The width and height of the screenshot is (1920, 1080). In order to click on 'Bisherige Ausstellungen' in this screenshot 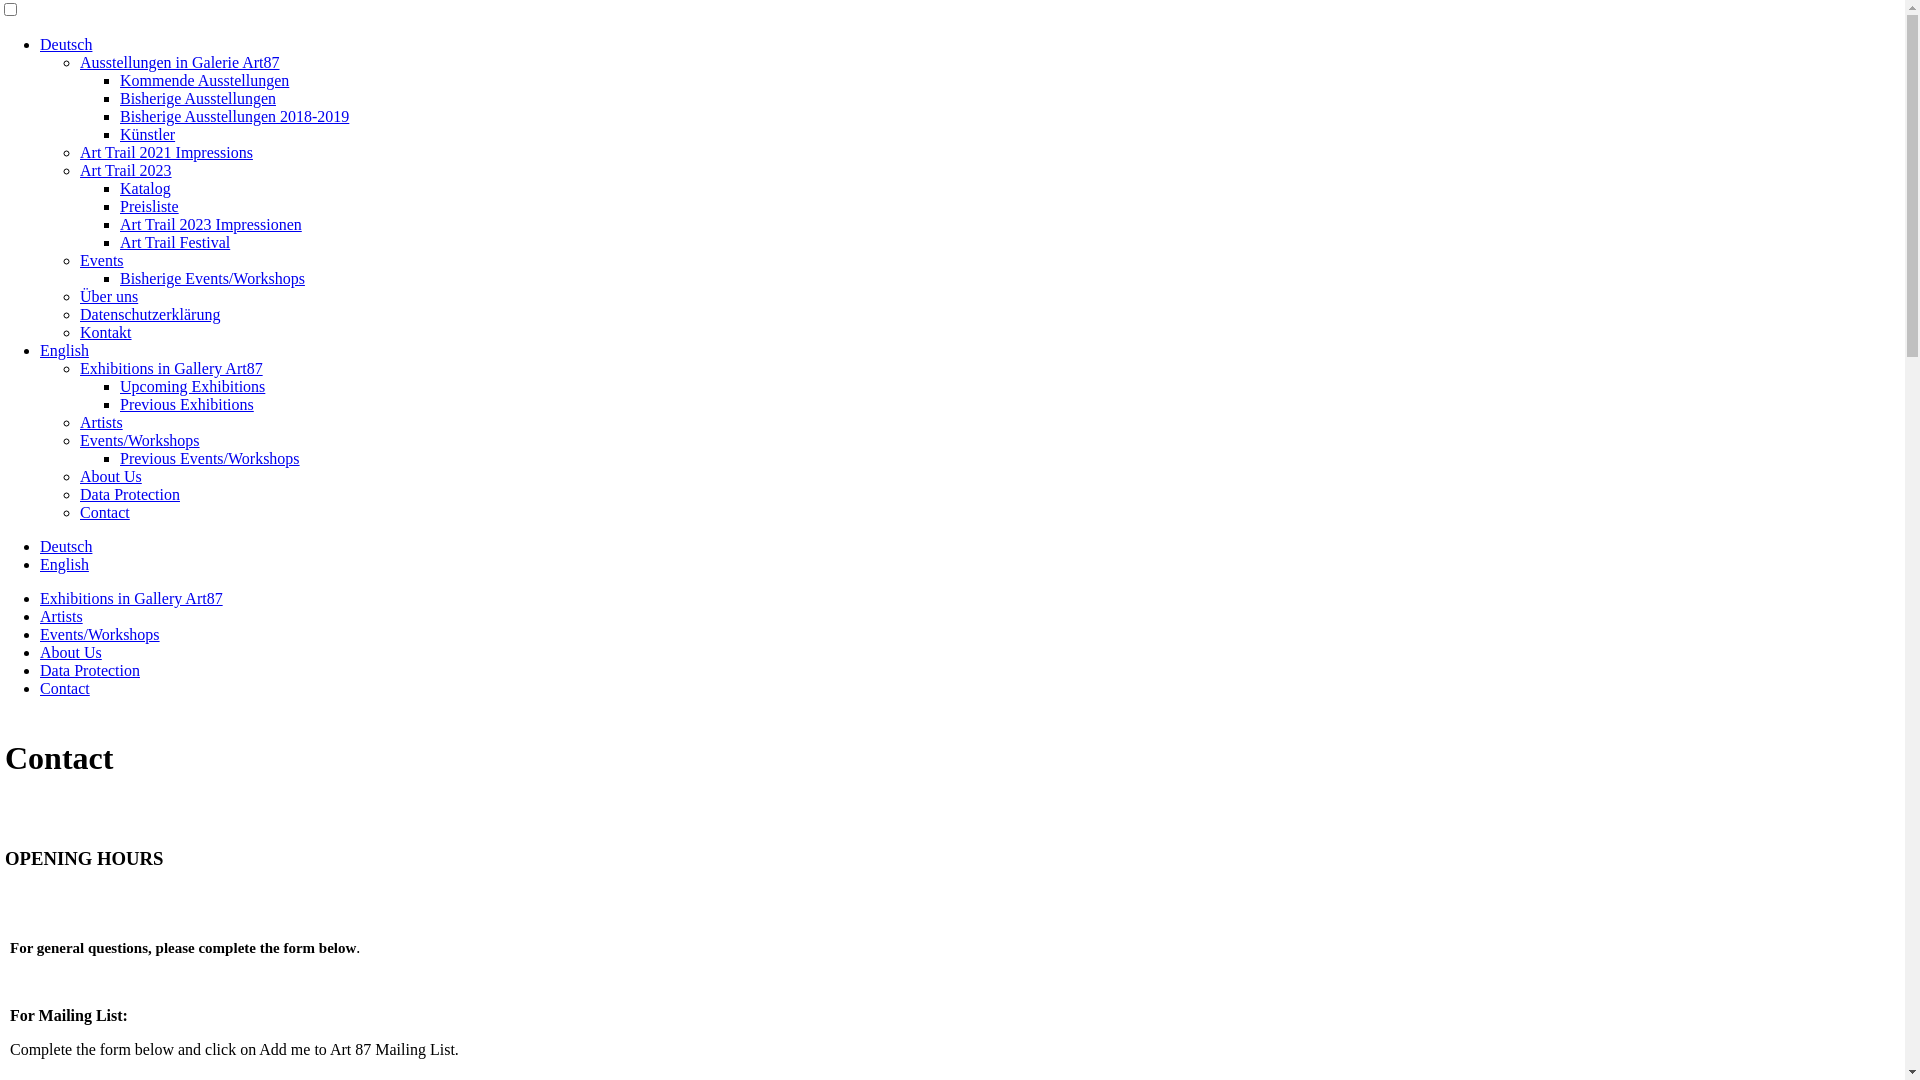, I will do `click(197, 98)`.